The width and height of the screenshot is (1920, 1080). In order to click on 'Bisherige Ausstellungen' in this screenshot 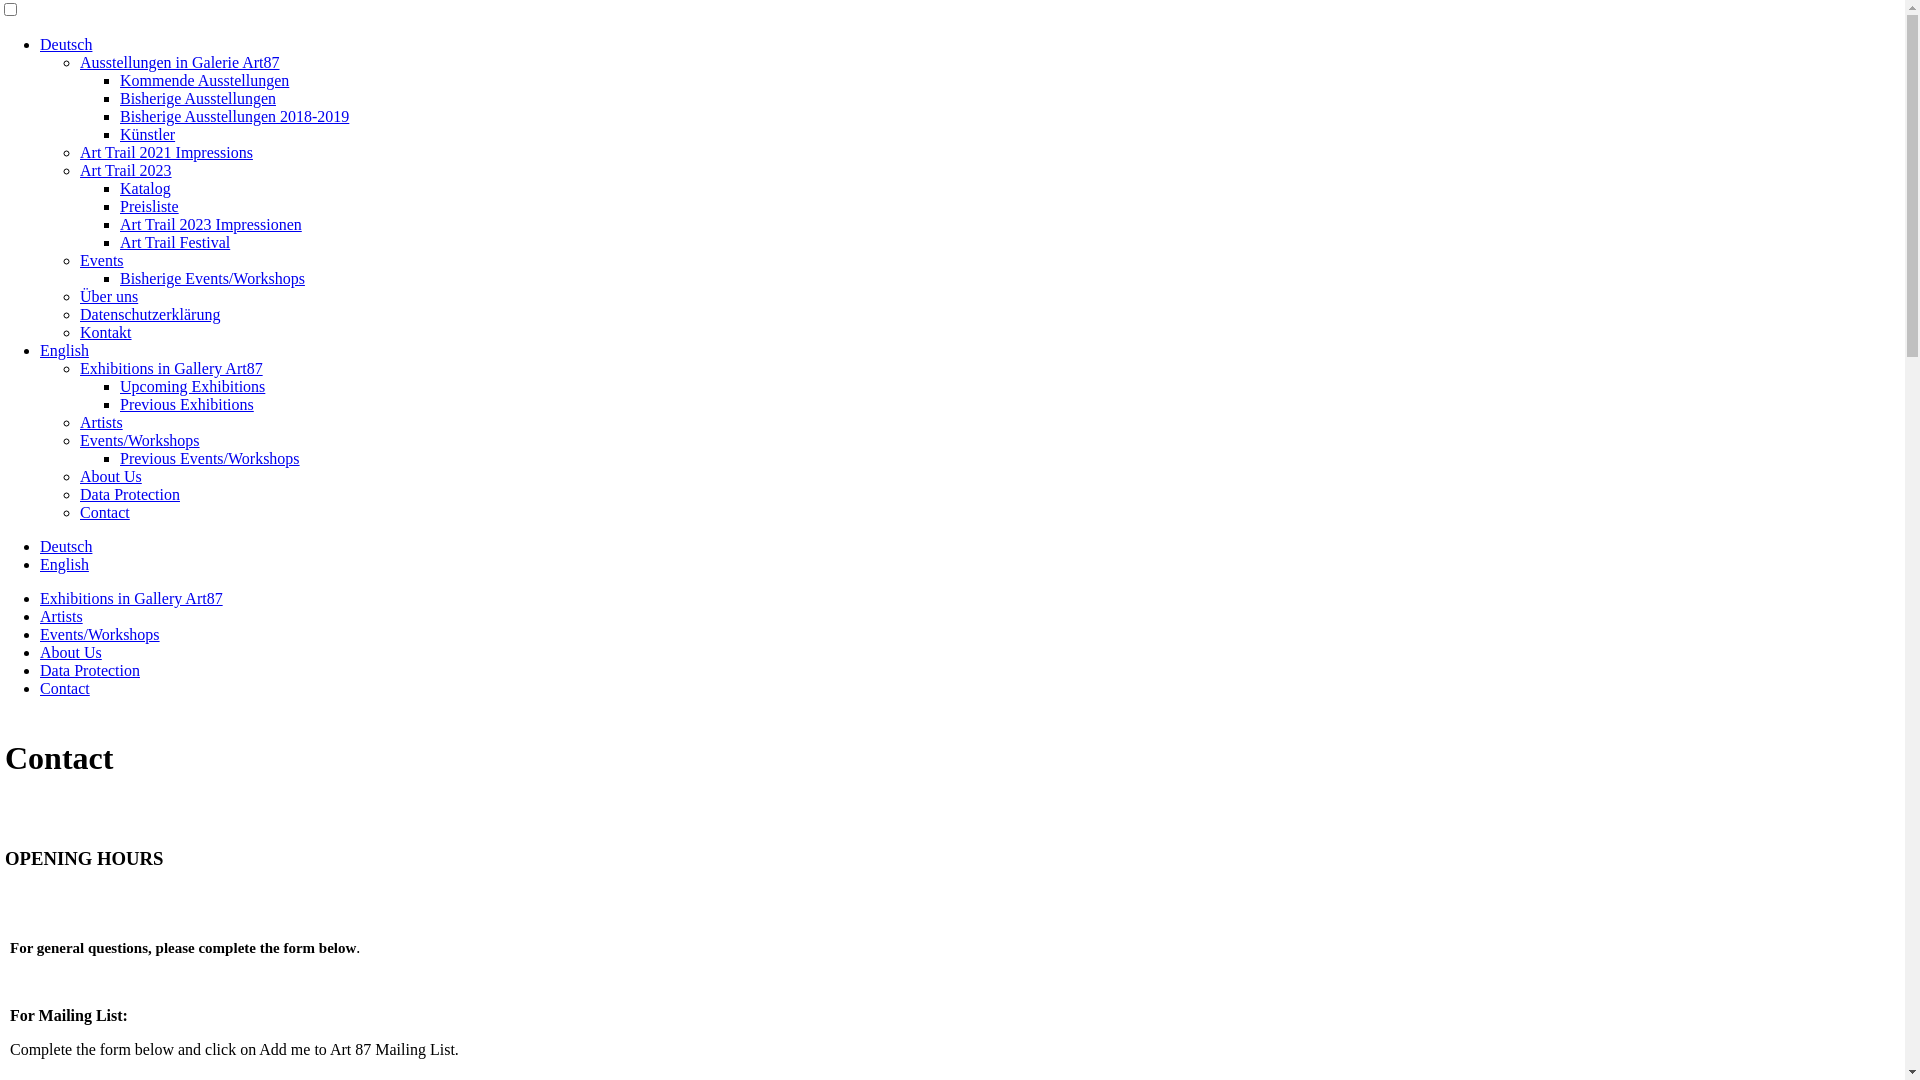, I will do `click(197, 98)`.